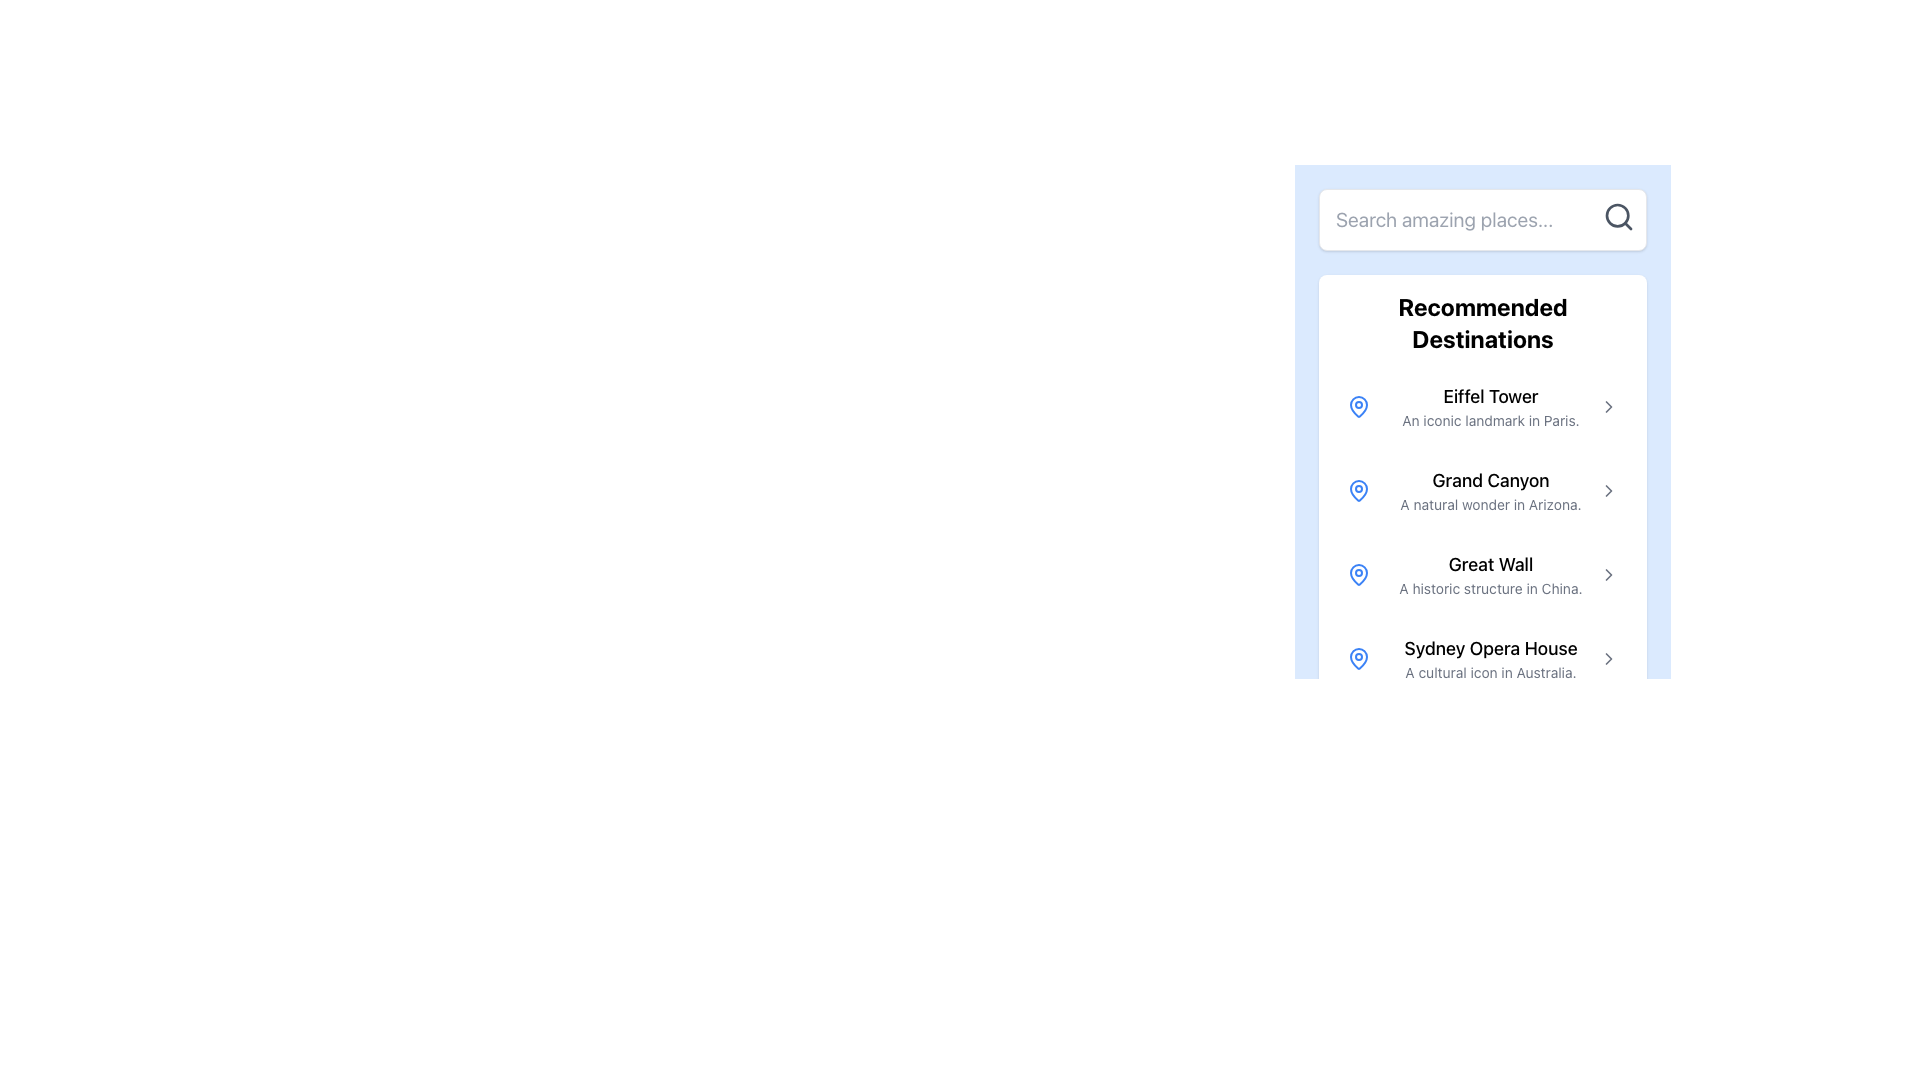  I want to click on the arrow indicator icon located at the far right of the 'Grand Canyon A natural wonder in Arizona.' row within the 'Recommended Destinations' section, so click(1608, 490).